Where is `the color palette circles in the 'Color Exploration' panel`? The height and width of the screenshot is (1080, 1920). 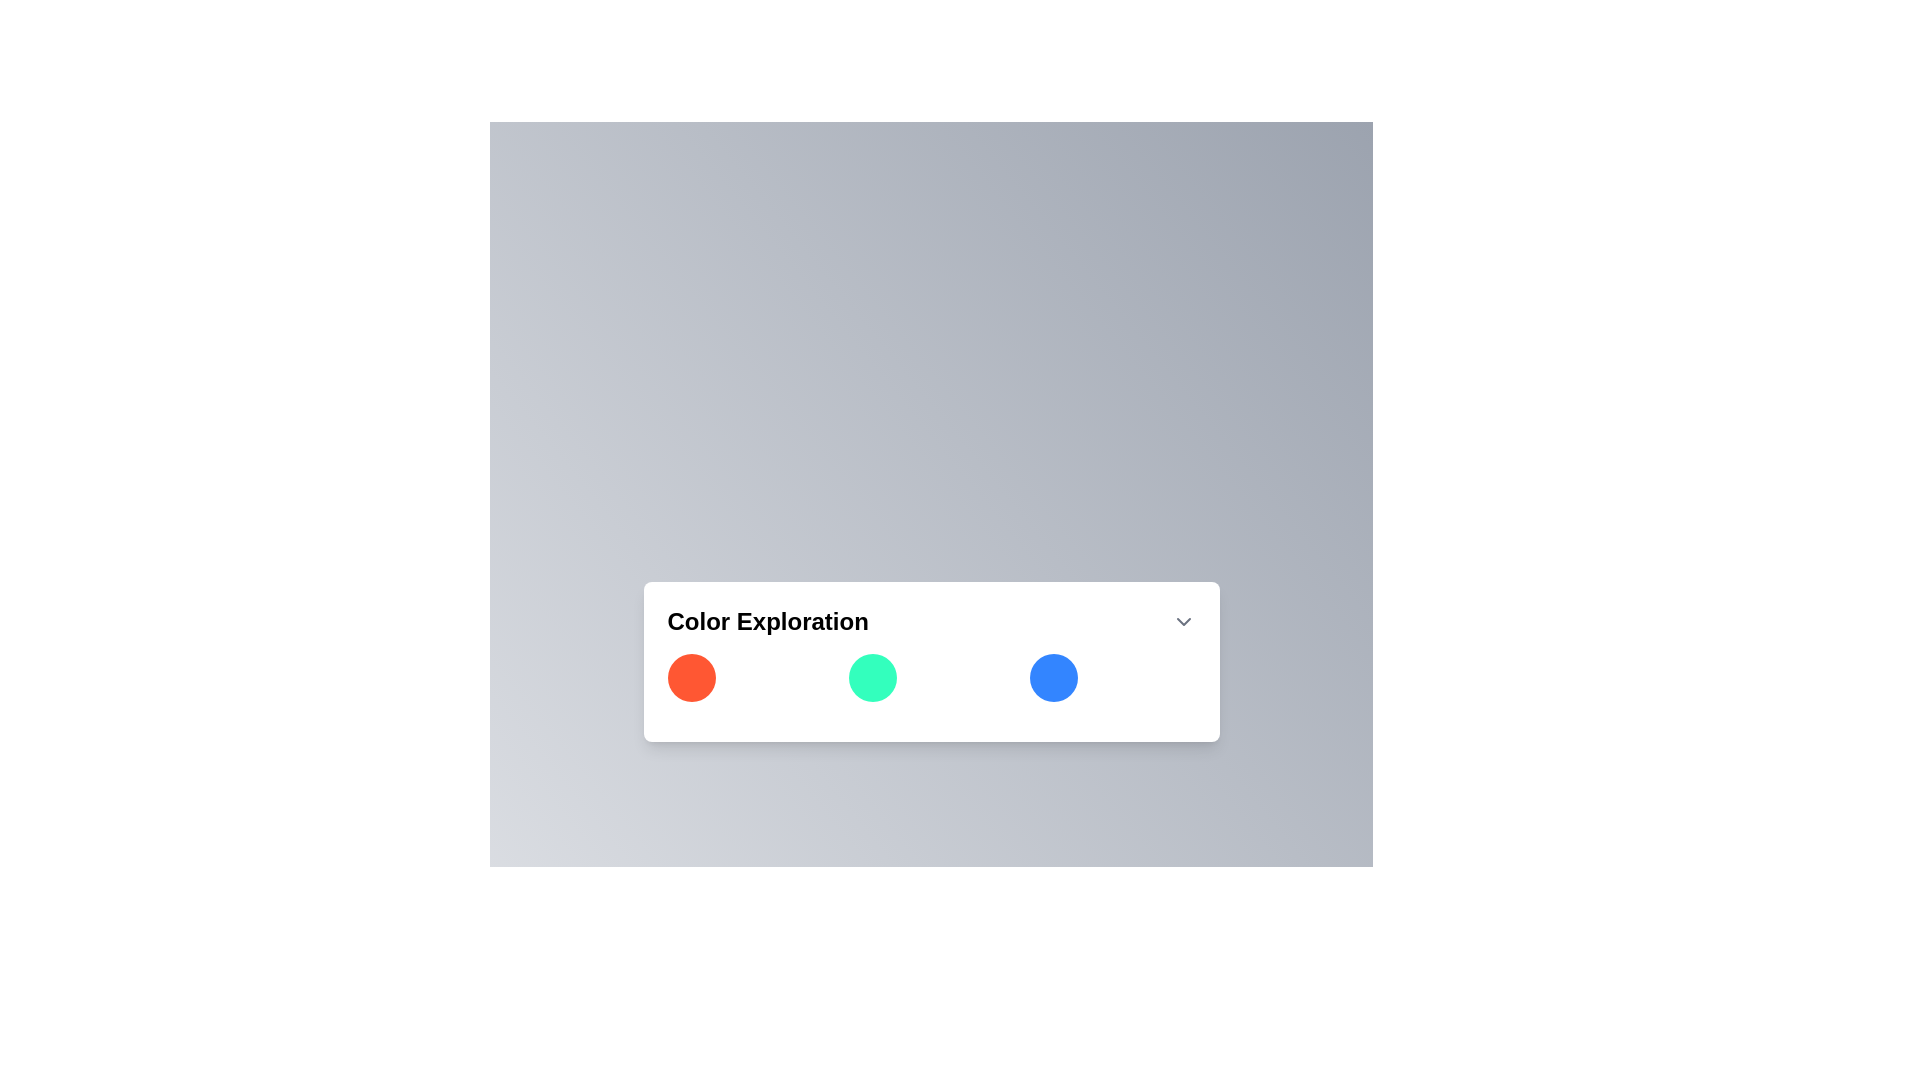
the color palette circles in the 'Color Exploration' panel is located at coordinates (930, 677).